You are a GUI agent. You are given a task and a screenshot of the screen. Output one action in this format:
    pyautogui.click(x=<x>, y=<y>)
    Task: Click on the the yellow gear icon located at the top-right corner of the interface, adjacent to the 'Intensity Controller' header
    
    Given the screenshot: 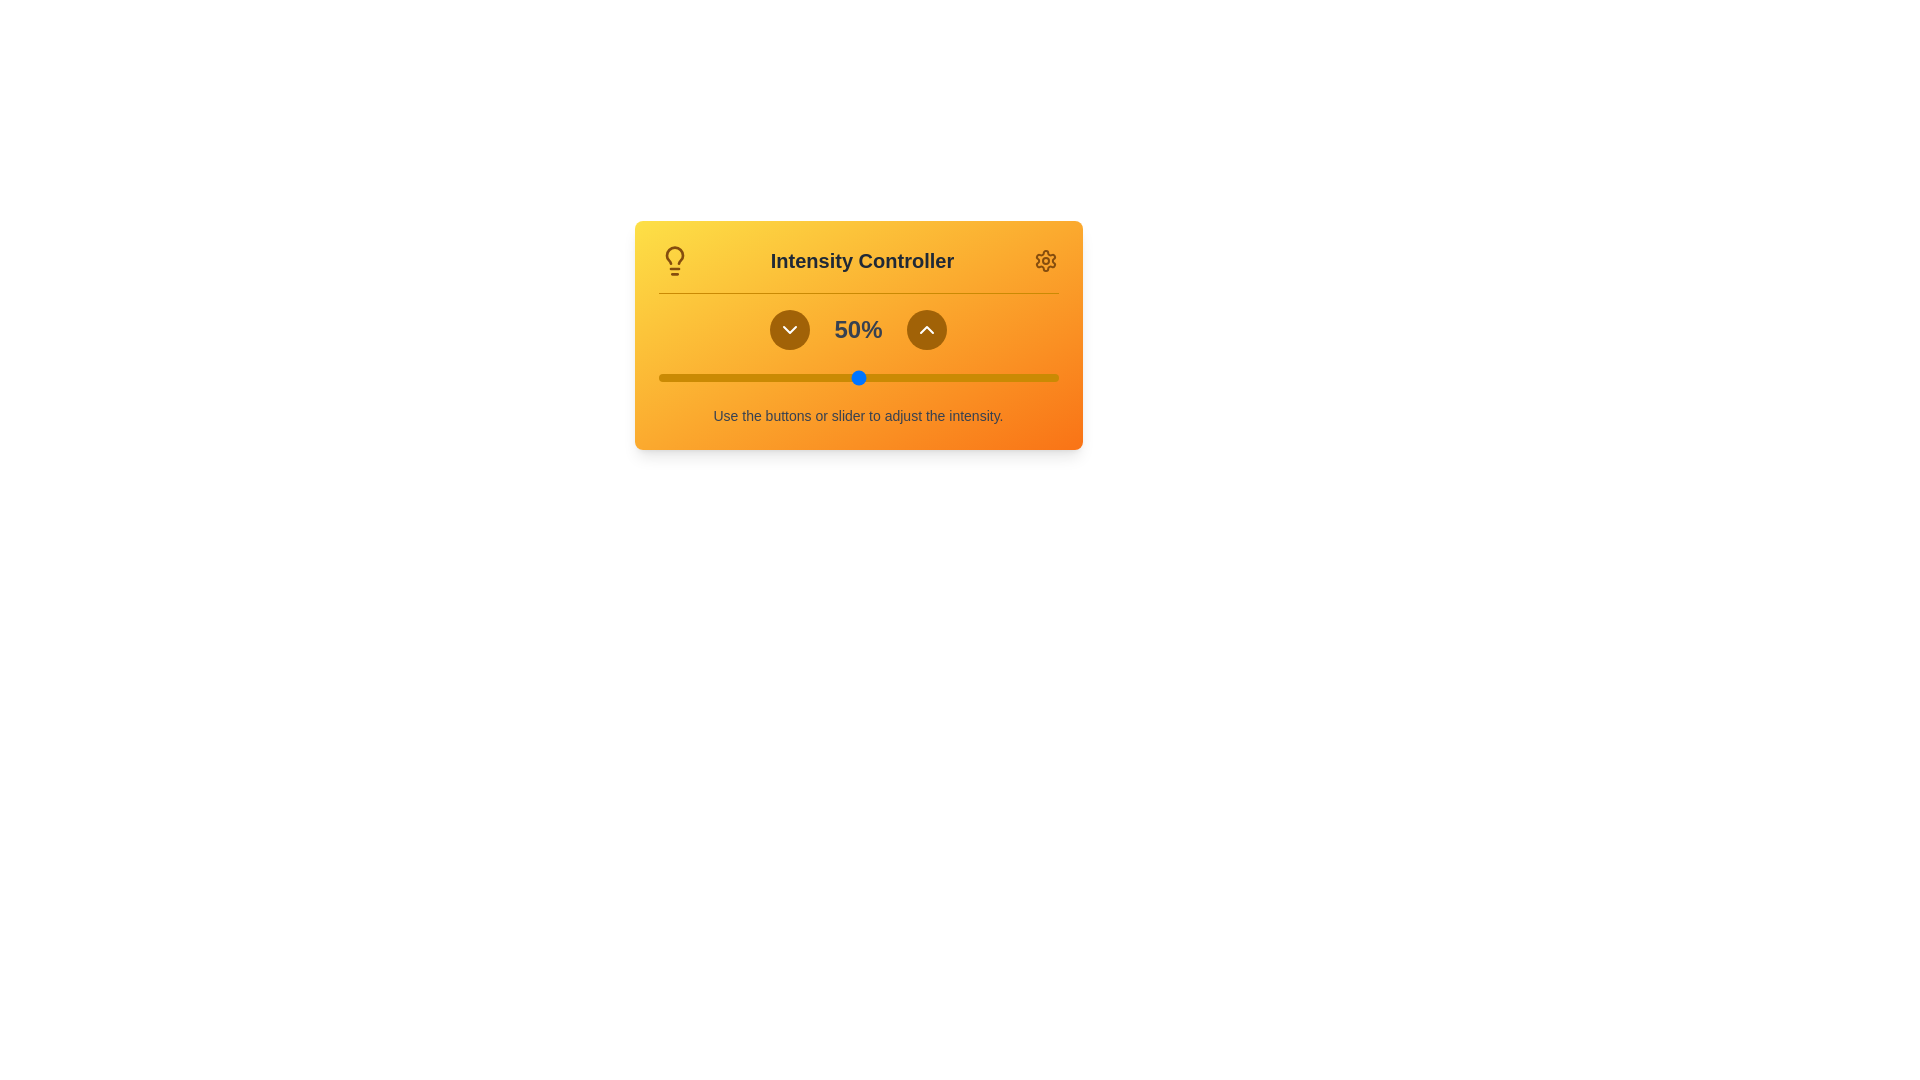 What is the action you would take?
    pyautogui.click(x=1045, y=260)
    